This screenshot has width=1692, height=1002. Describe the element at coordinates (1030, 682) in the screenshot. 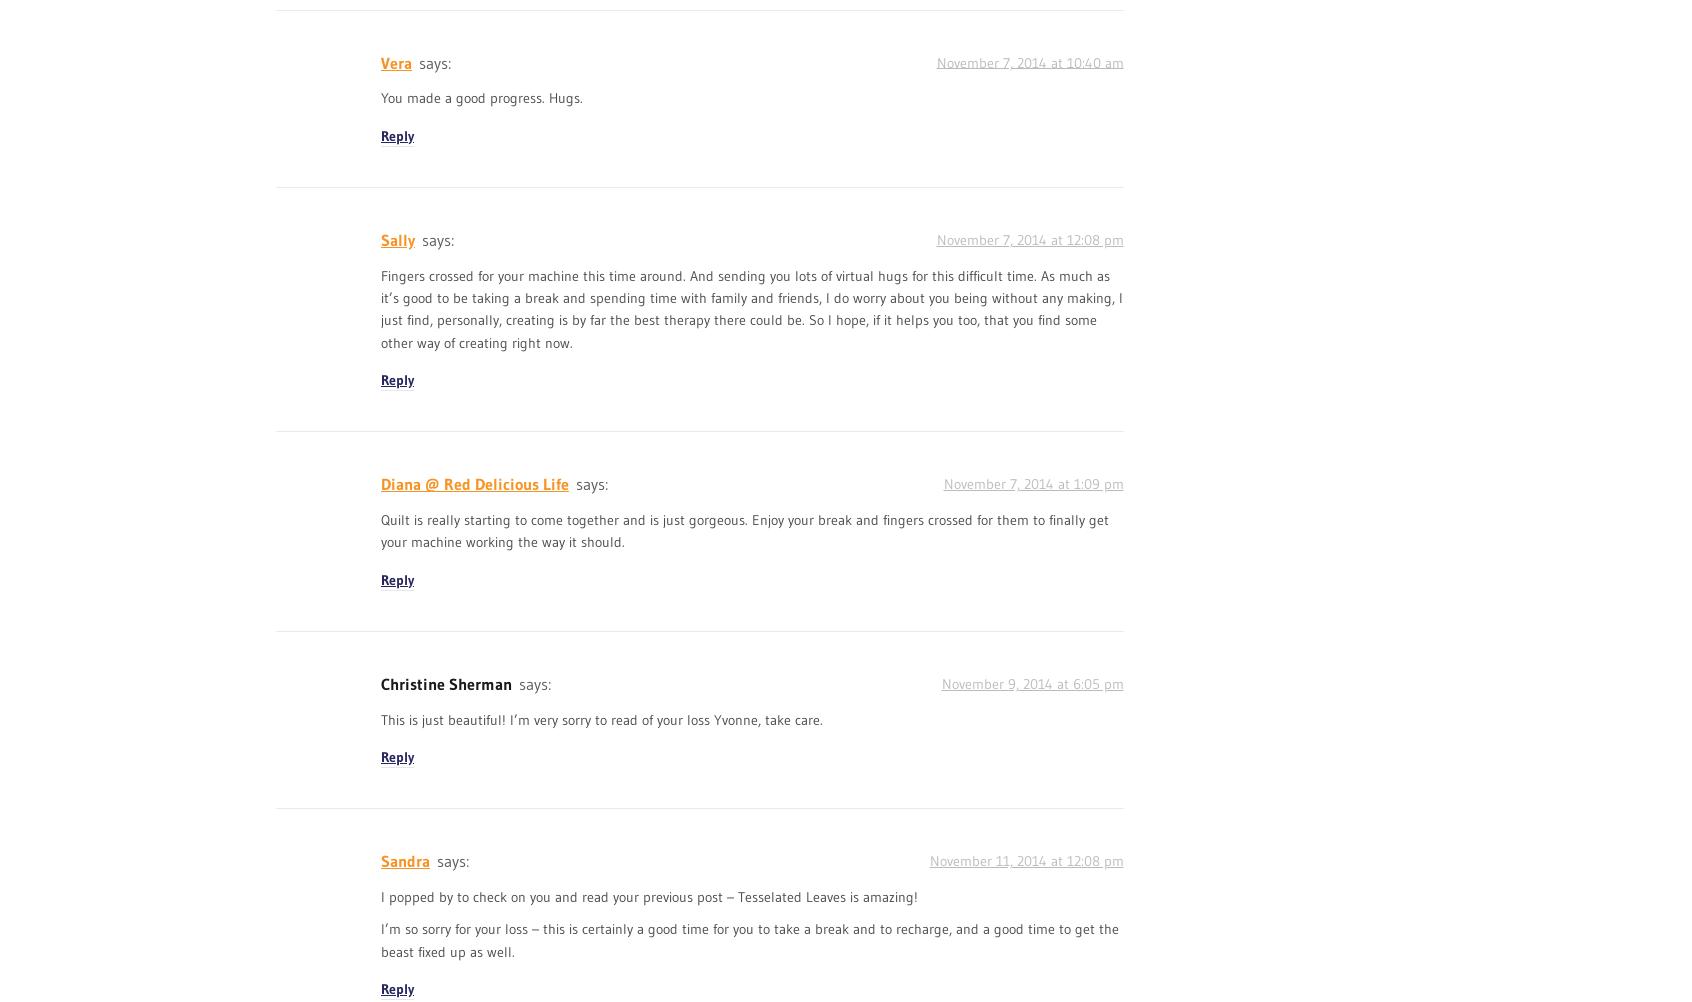

I see `'November 9, 2014 at 6:05 pm'` at that location.